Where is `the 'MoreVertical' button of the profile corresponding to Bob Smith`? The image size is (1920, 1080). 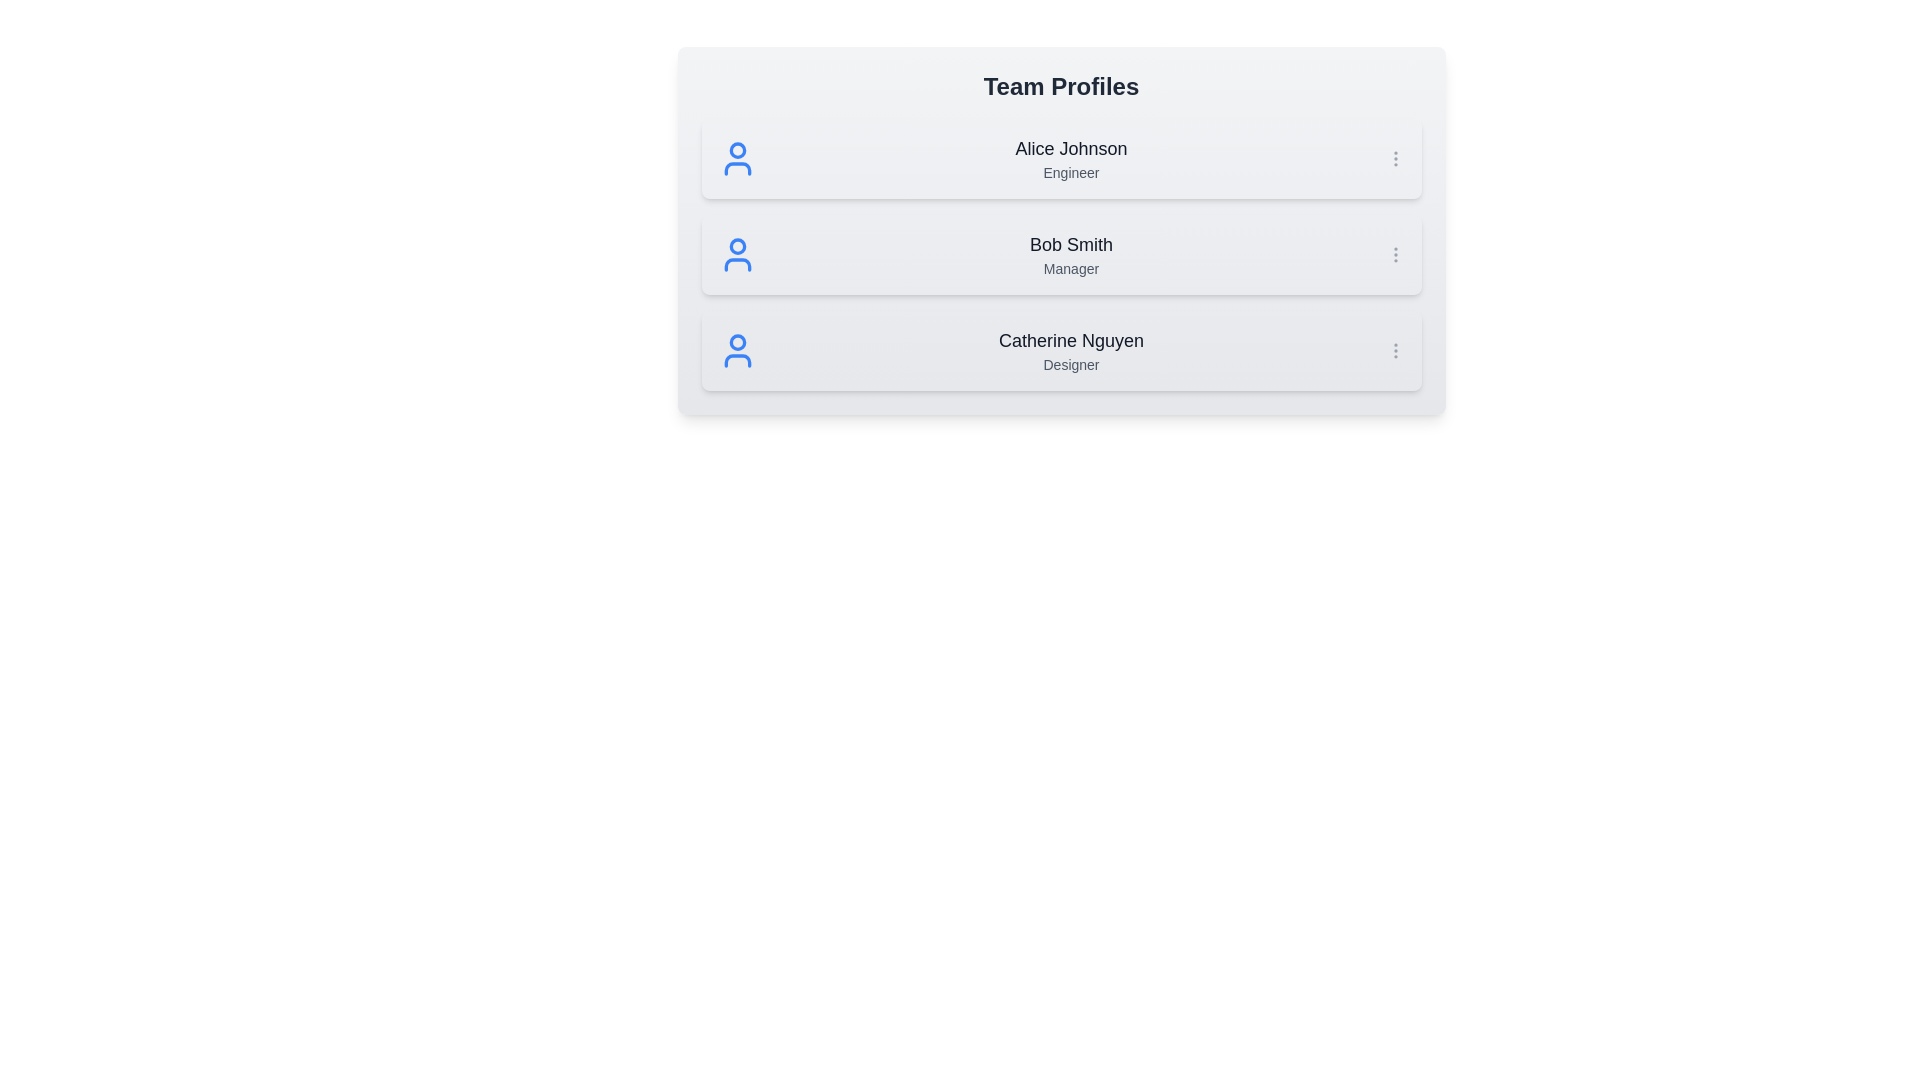 the 'MoreVertical' button of the profile corresponding to Bob Smith is located at coordinates (1394, 253).